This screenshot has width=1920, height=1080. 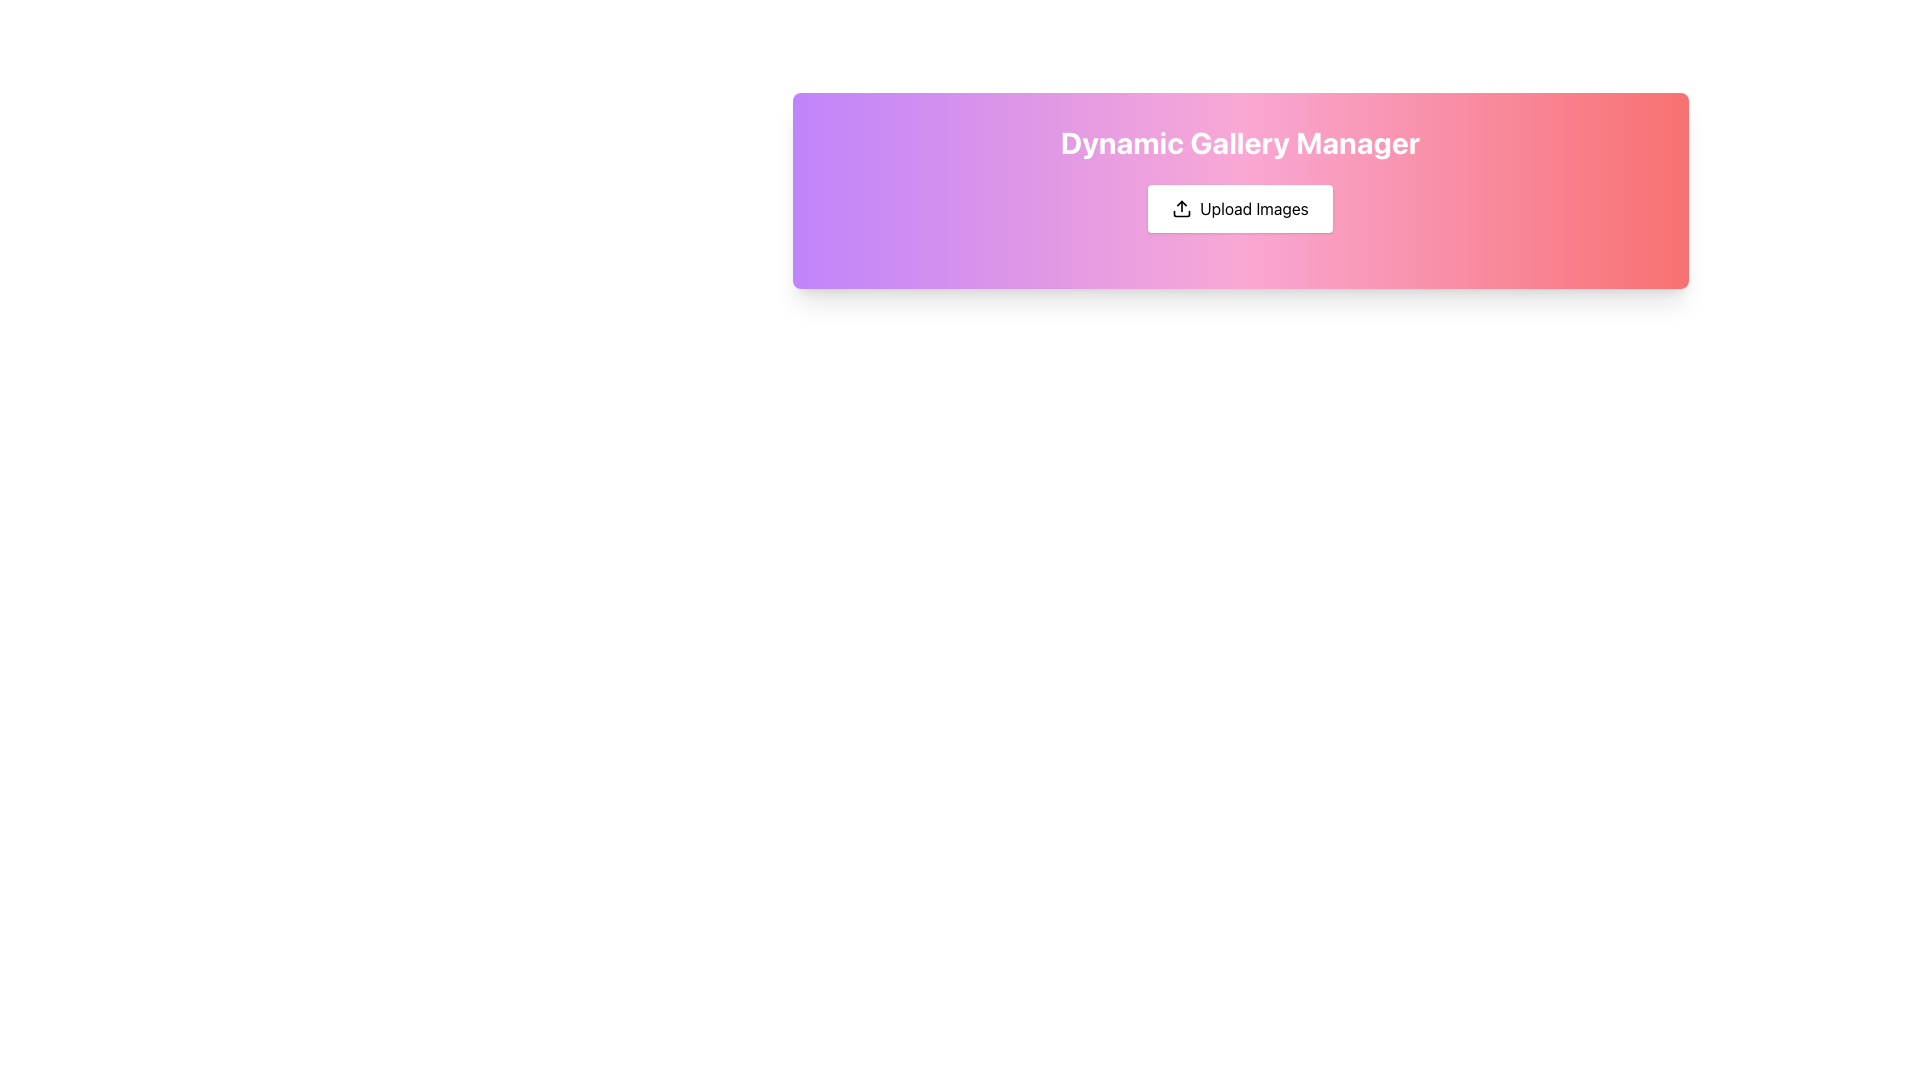 What do you see at coordinates (1182, 208) in the screenshot?
I see `the upward-pointing arrow icon located to the left of the 'Upload Images' button in the central panel of the interface` at bounding box center [1182, 208].